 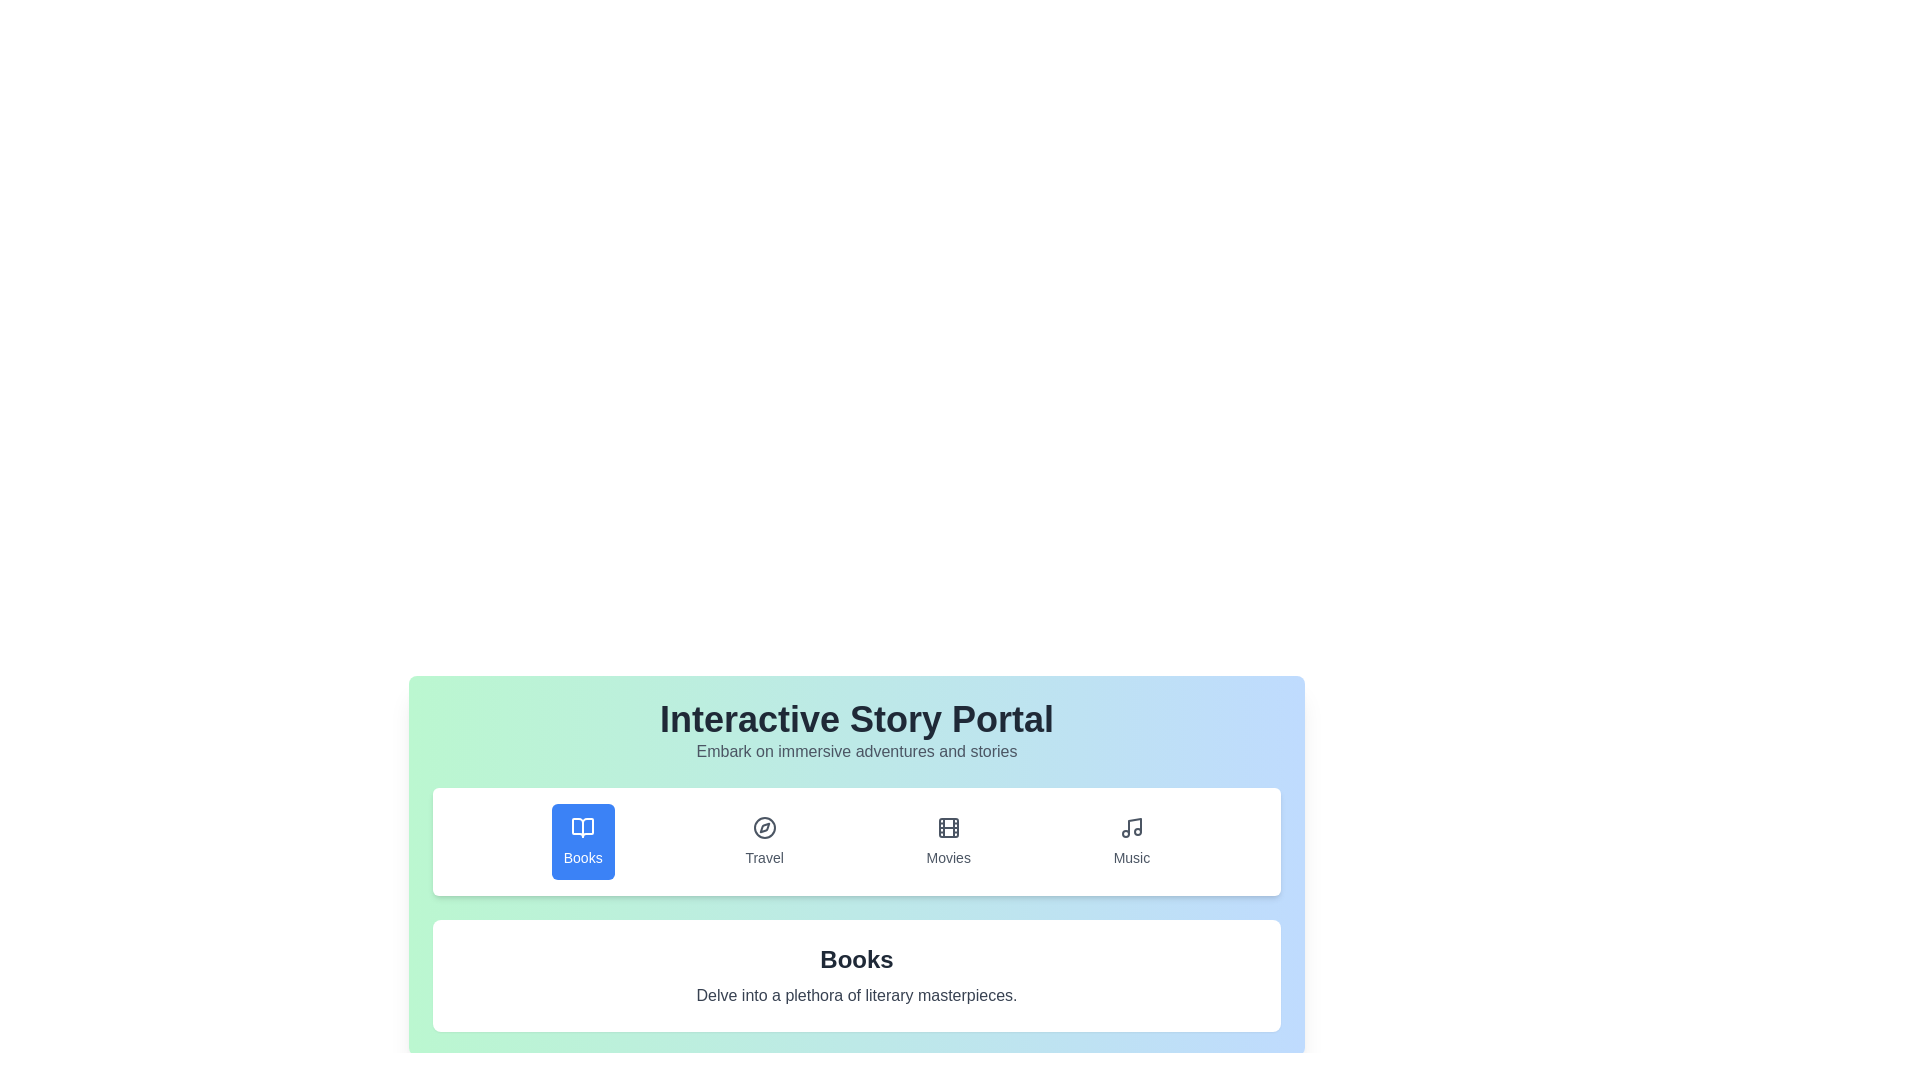 I want to click on the music category selection button, which is the rightmost button in a row of four buttons, so click(x=1132, y=841).